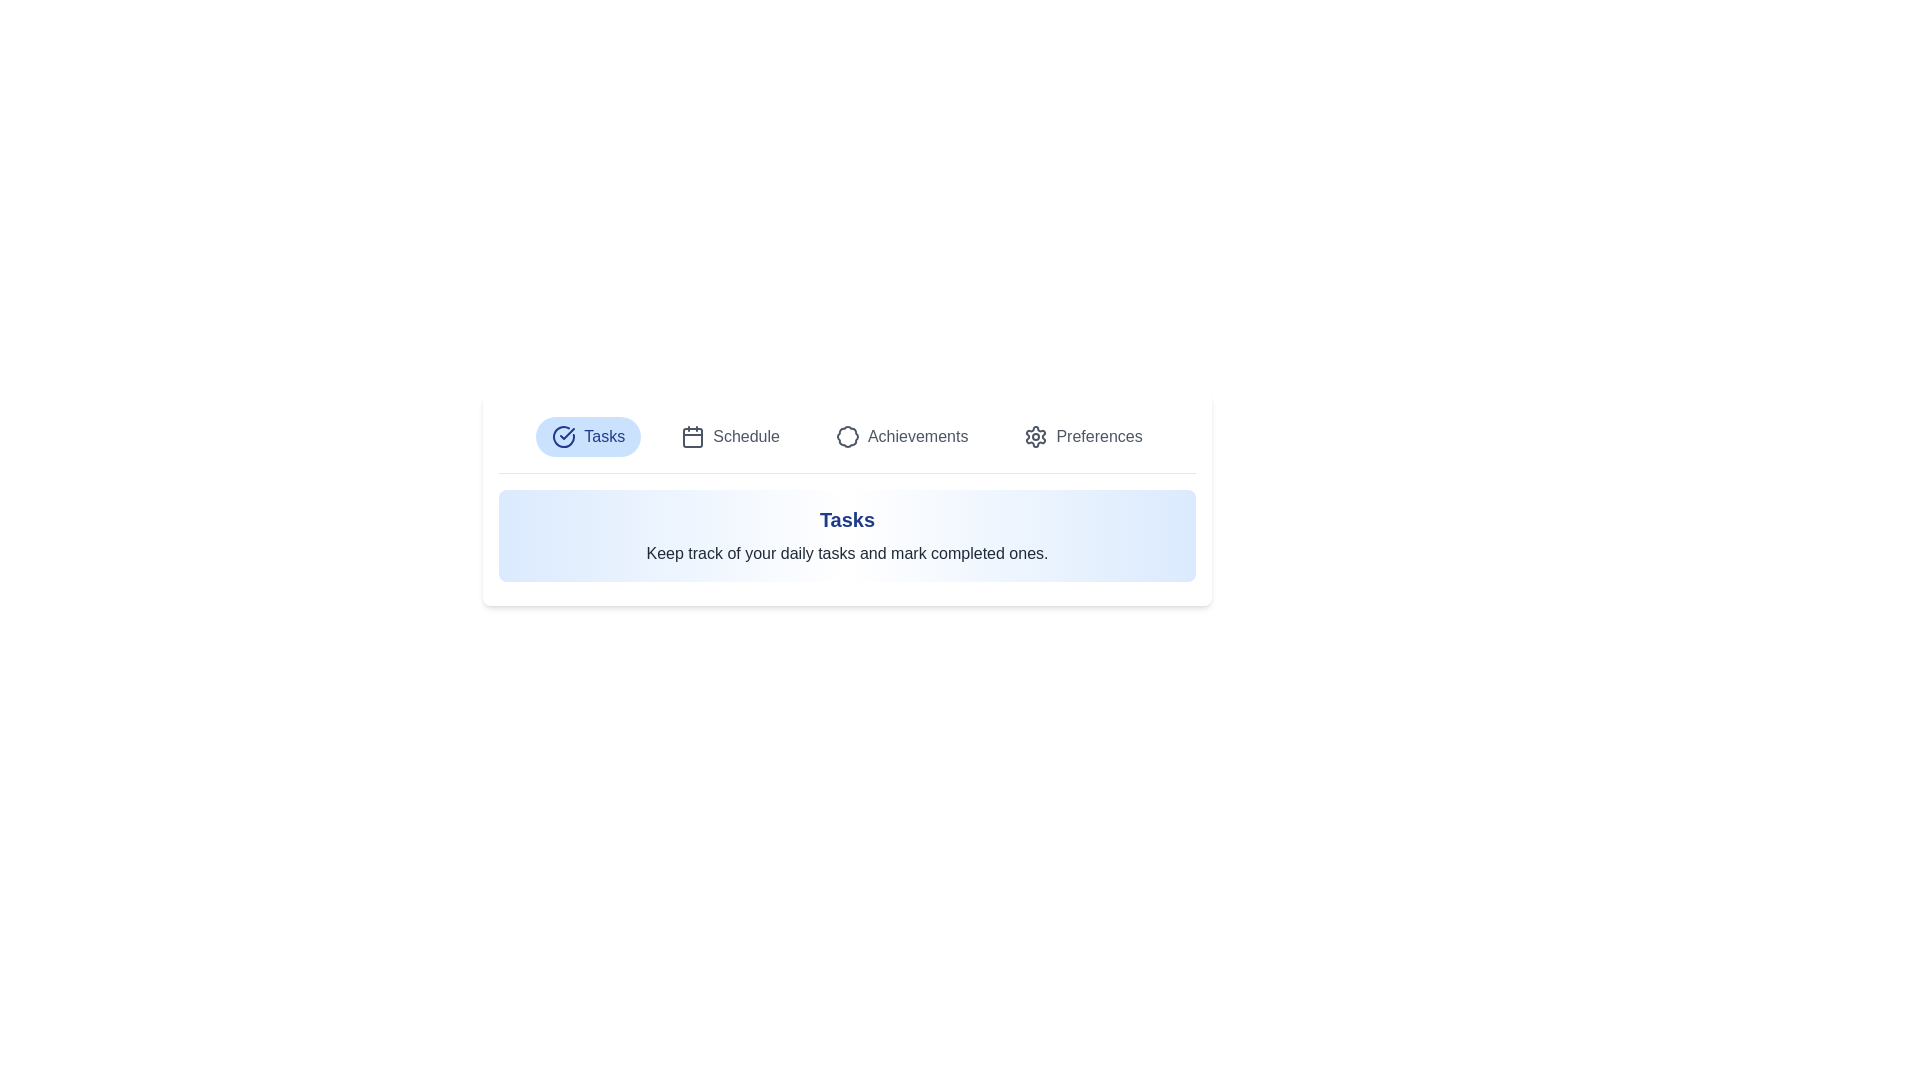 The height and width of the screenshot is (1080, 1920). What do you see at coordinates (847, 435) in the screenshot?
I see `the decorative icon next to the 'Achievements' label to enhance the section's recognizability` at bounding box center [847, 435].